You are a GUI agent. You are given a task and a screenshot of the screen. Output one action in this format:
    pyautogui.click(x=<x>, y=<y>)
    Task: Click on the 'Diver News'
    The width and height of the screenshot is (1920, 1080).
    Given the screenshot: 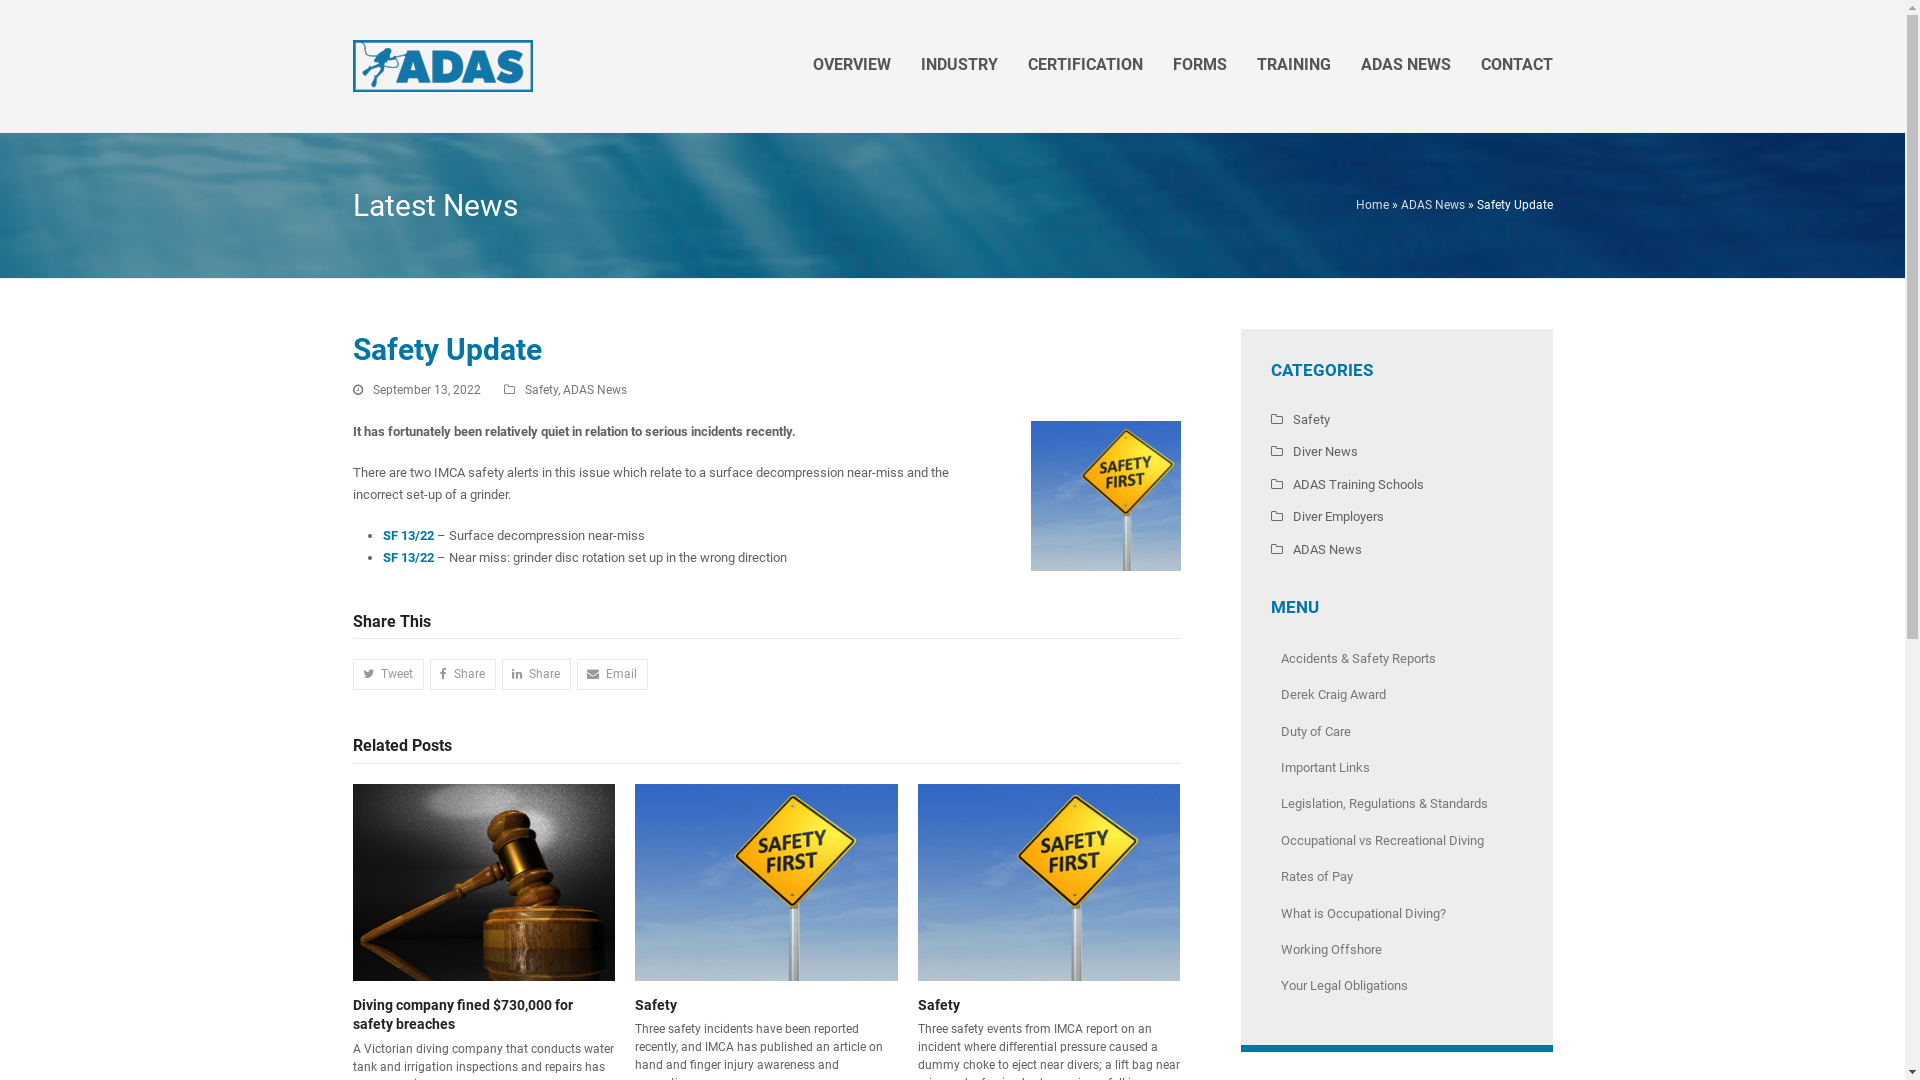 What is the action you would take?
    pyautogui.click(x=1313, y=451)
    